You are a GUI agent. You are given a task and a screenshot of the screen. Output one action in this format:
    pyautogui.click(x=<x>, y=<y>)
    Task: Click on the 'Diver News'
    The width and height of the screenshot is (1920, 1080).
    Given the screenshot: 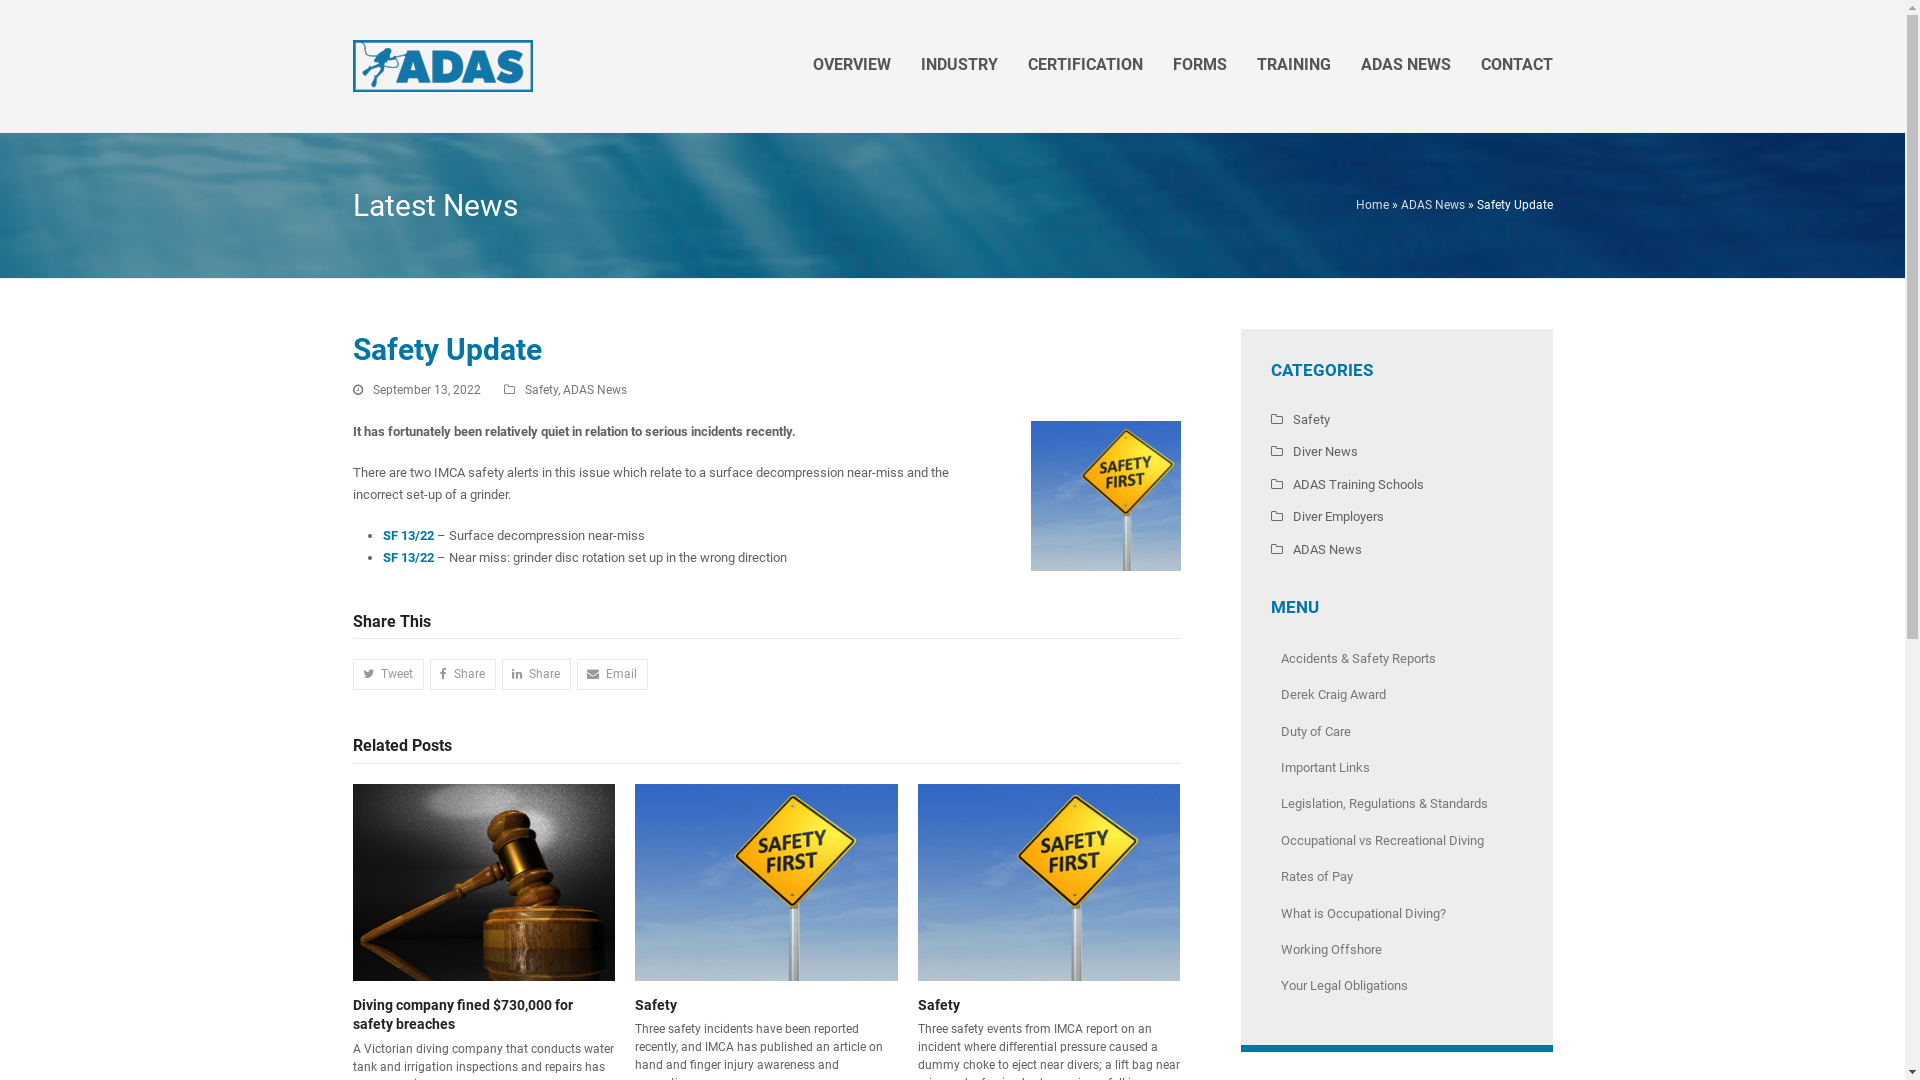 What is the action you would take?
    pyautogui.click(x=1313, y=451)
    